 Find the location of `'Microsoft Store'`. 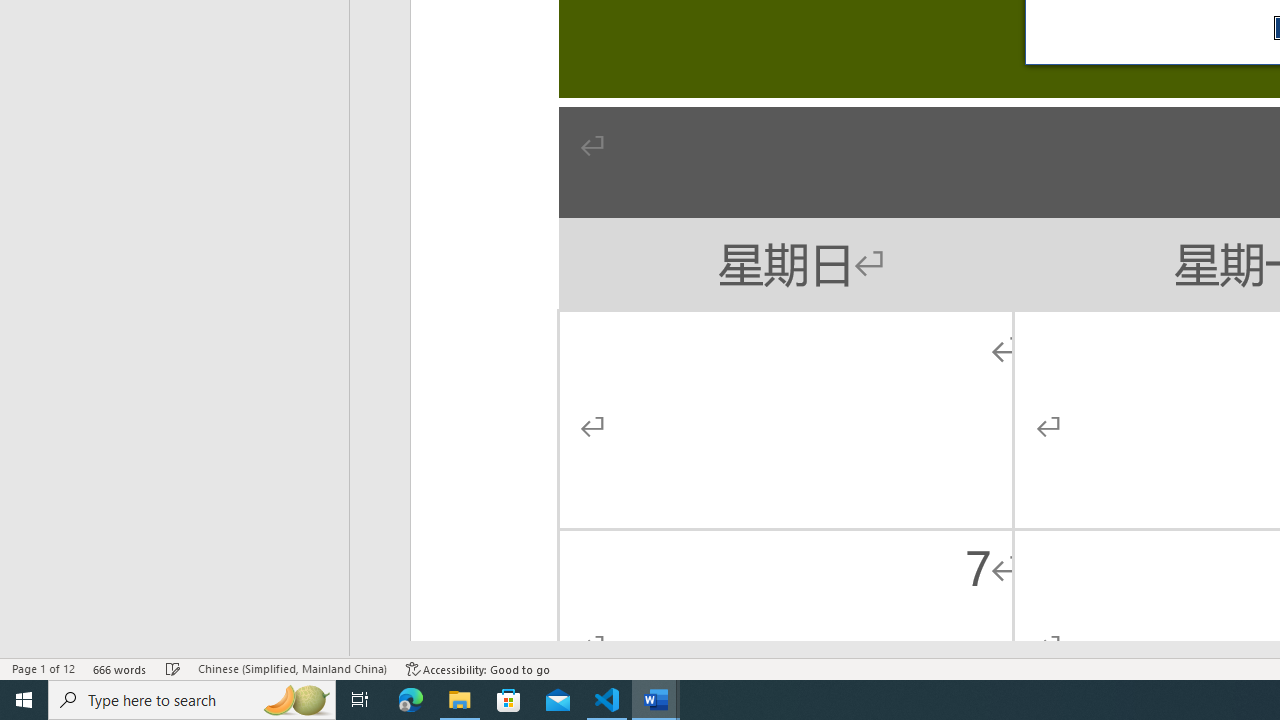

'Microsoft Store' is located at coordinates (509, 698).